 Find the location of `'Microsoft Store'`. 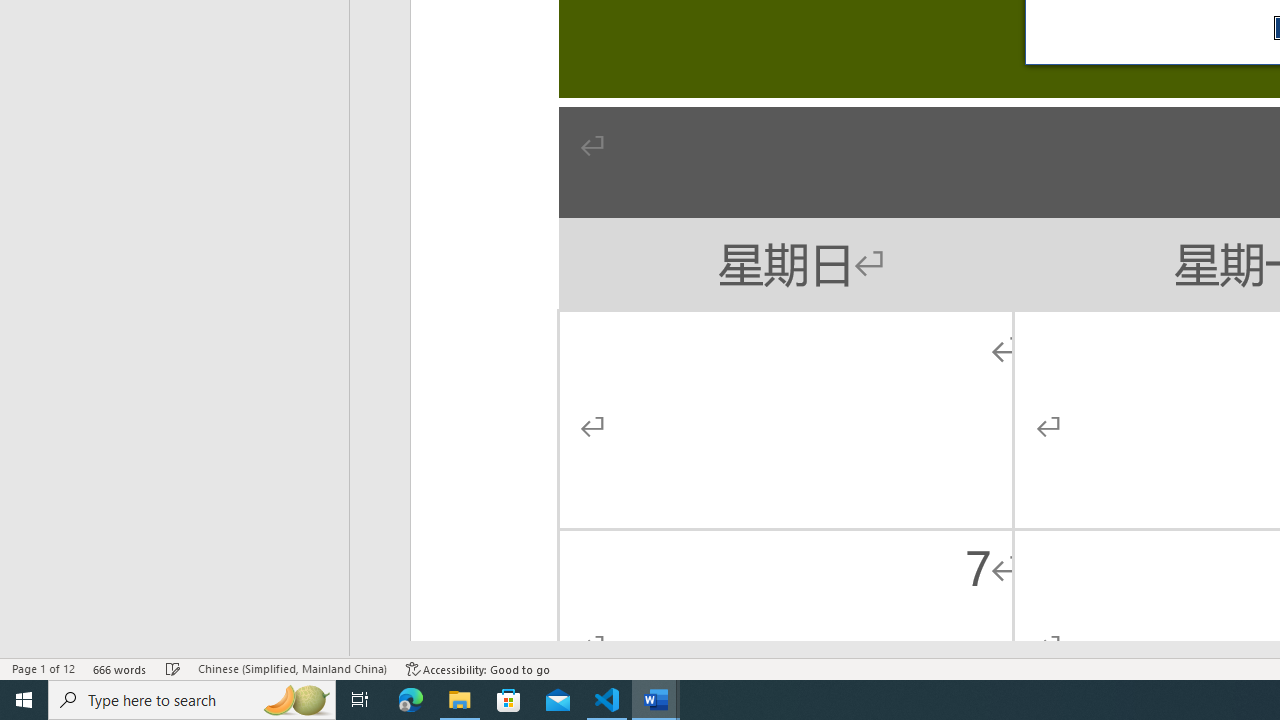

'Microsoft Store' is located at coordinates (509, 698).